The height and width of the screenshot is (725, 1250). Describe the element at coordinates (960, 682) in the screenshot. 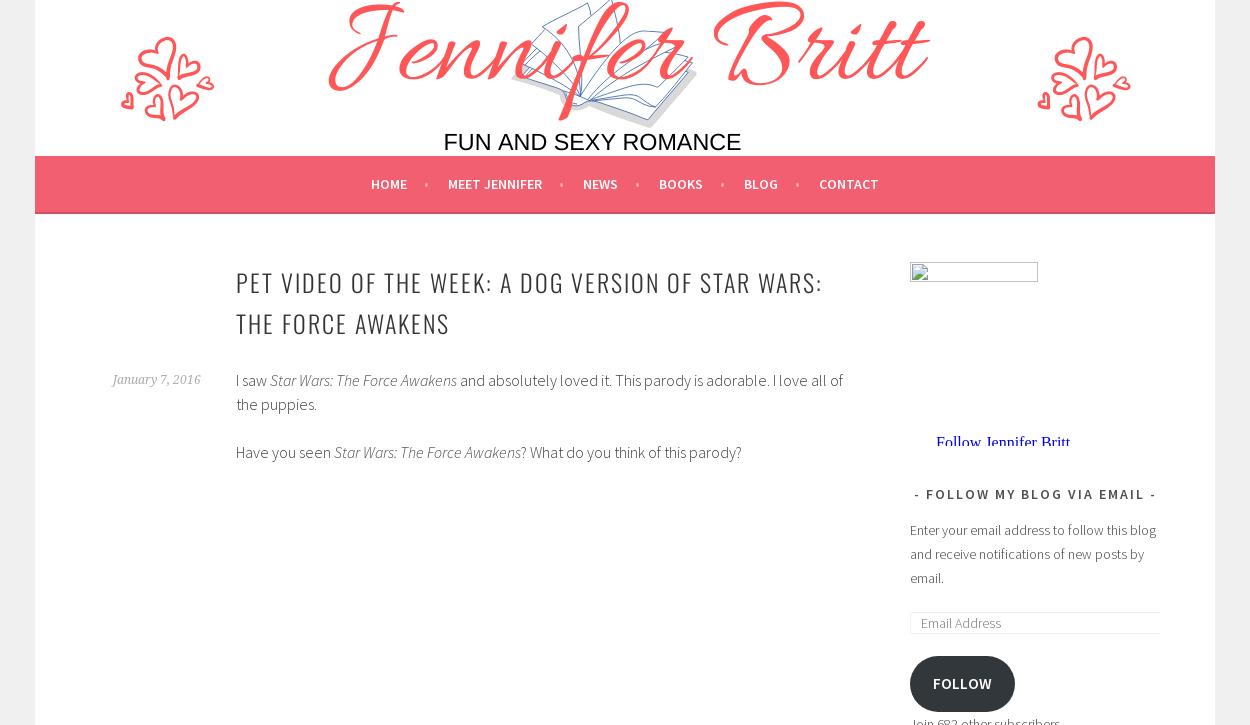

I see `'Follow'` at that location.